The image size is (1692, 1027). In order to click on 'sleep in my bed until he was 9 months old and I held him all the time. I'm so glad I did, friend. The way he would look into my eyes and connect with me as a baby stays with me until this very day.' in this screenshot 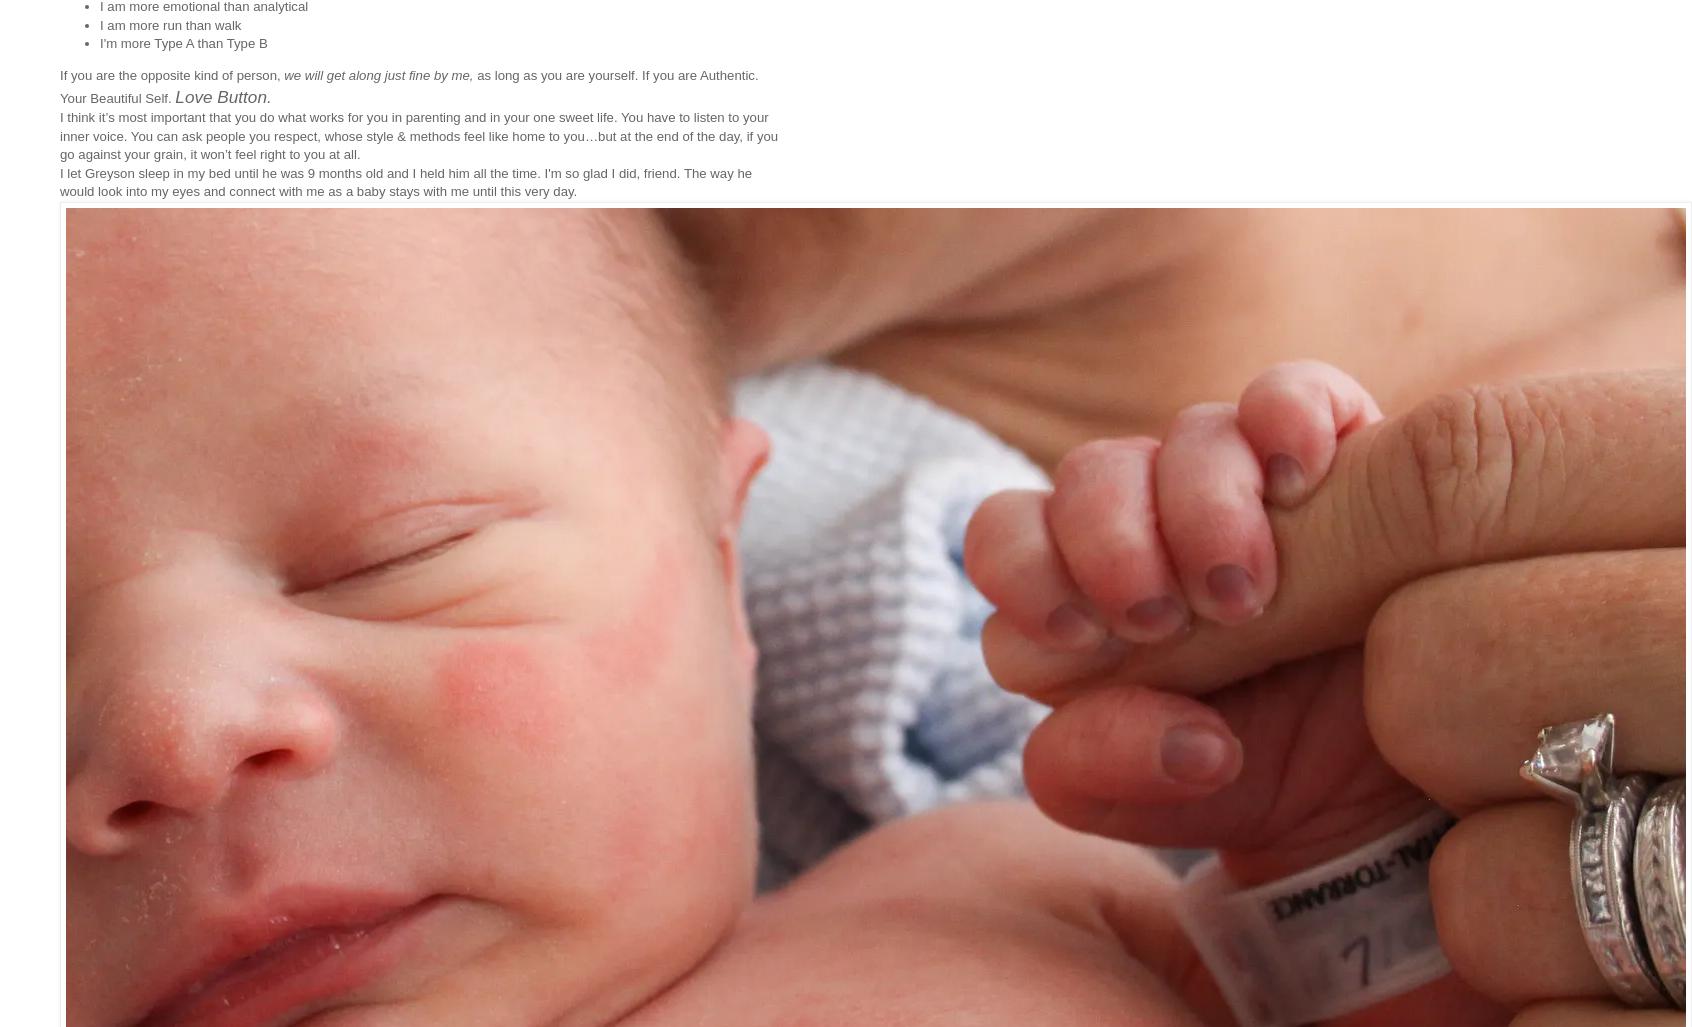, I will do `click(406, 180)`.